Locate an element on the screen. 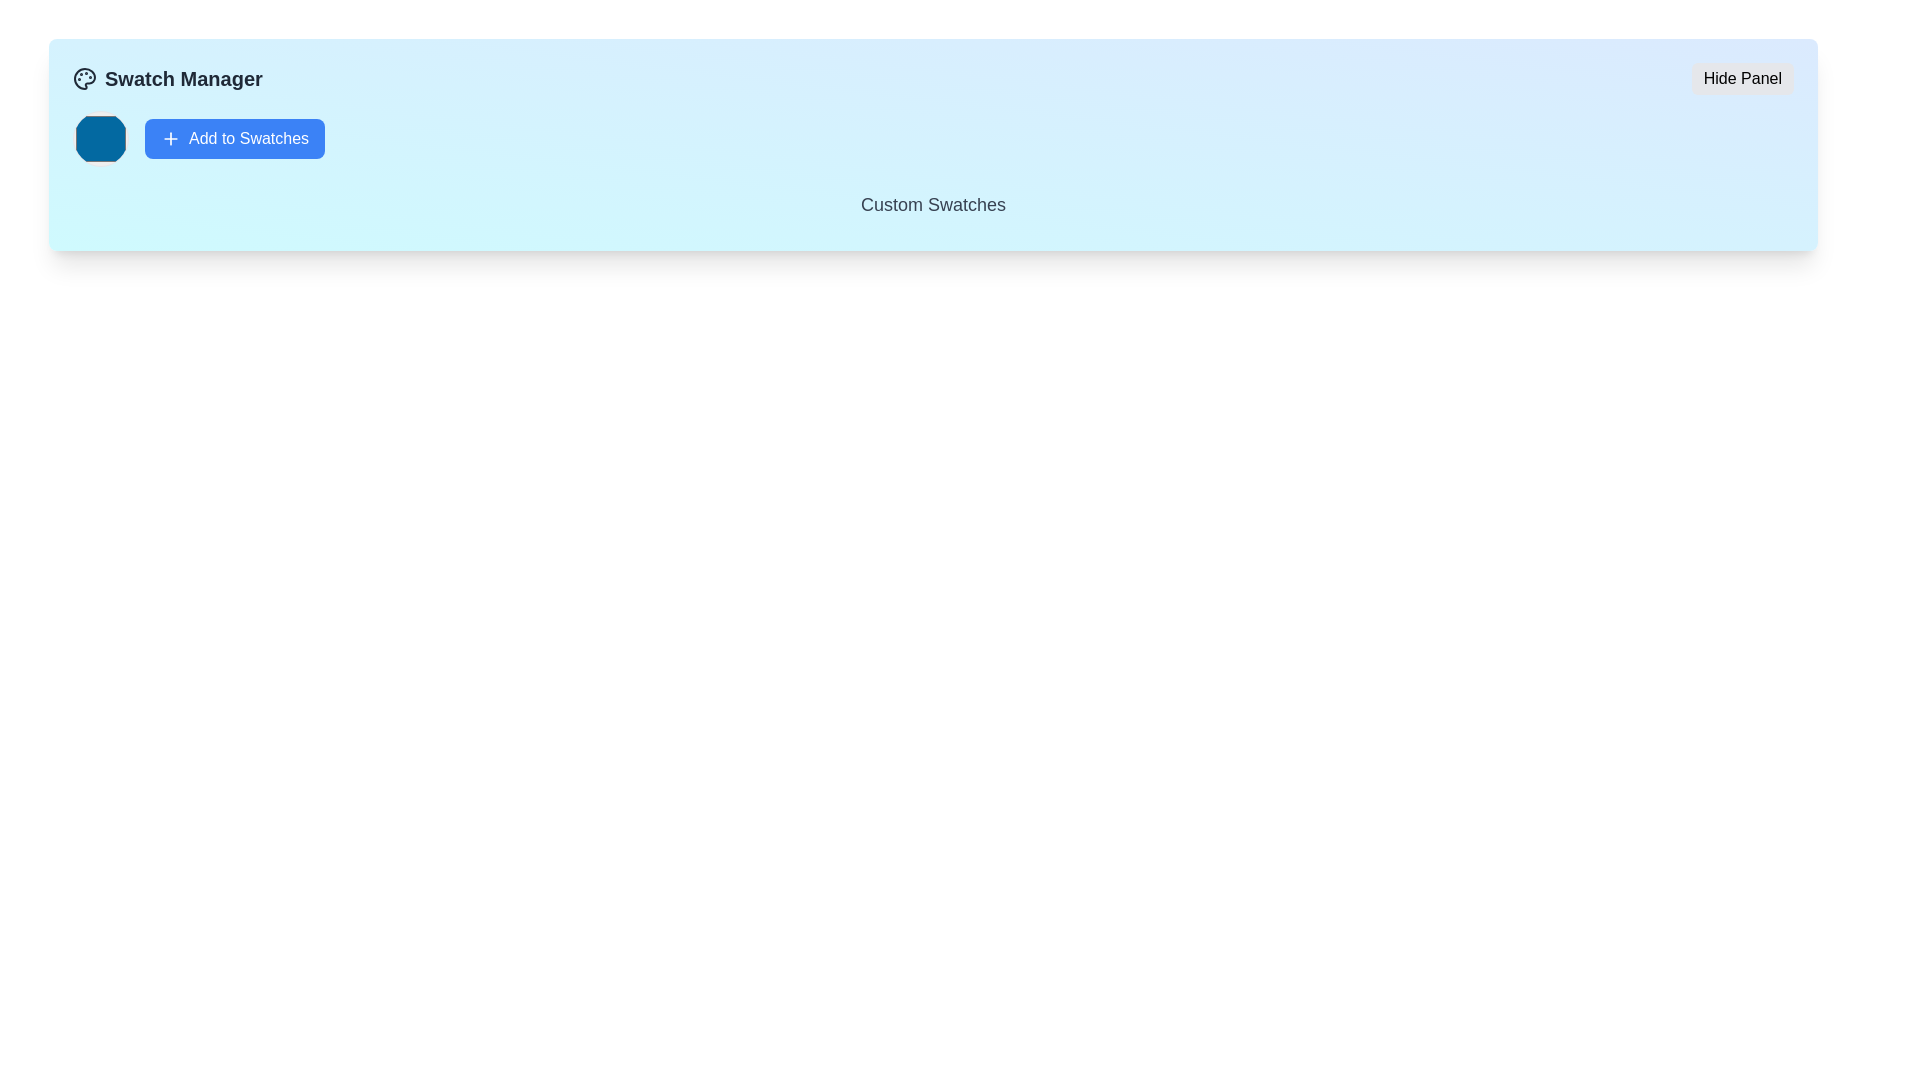  the text label displaying 'Custom Swatches' which is styled in a medium-weight font with a subdued gray color on a blue background, located at the bottom of the section beneath the 'Add to Swatches' button is located at coordinates (932, 208).